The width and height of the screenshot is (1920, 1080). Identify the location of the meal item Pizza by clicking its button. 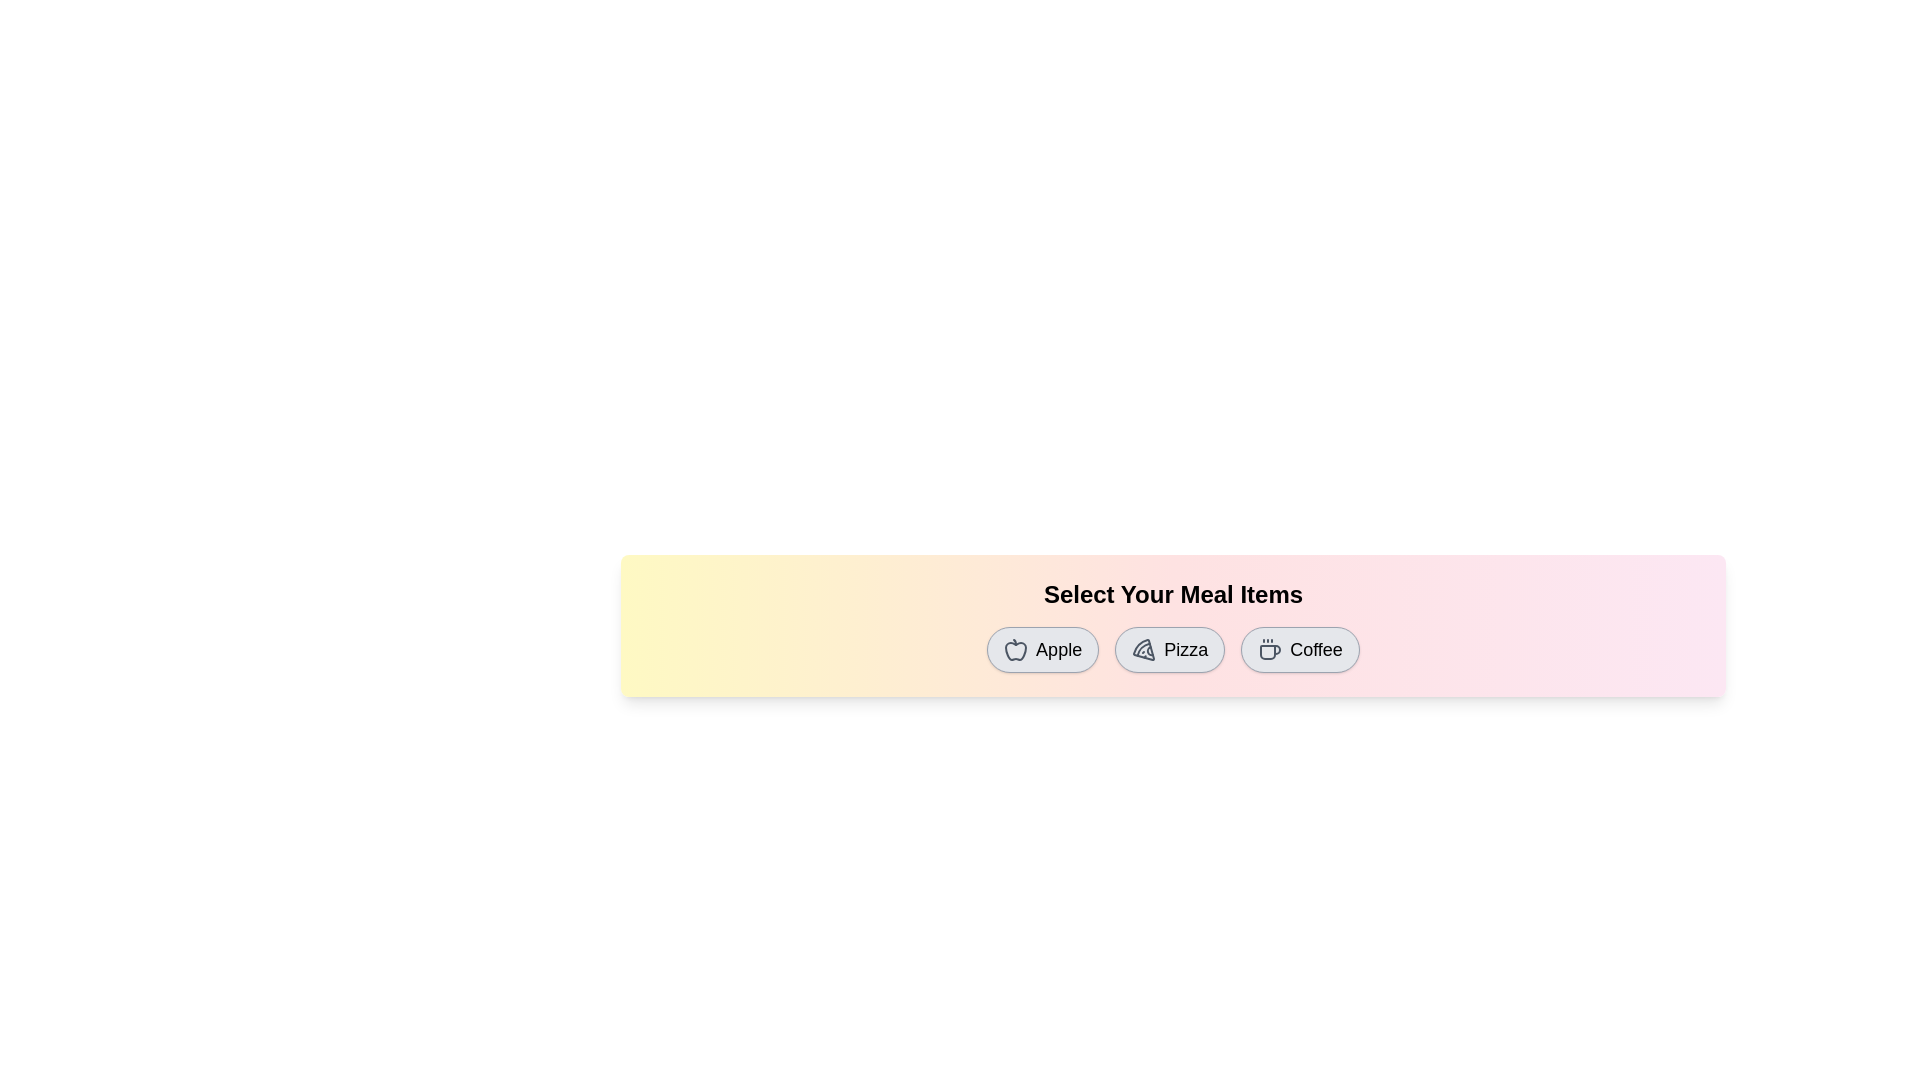
(1170, 650).